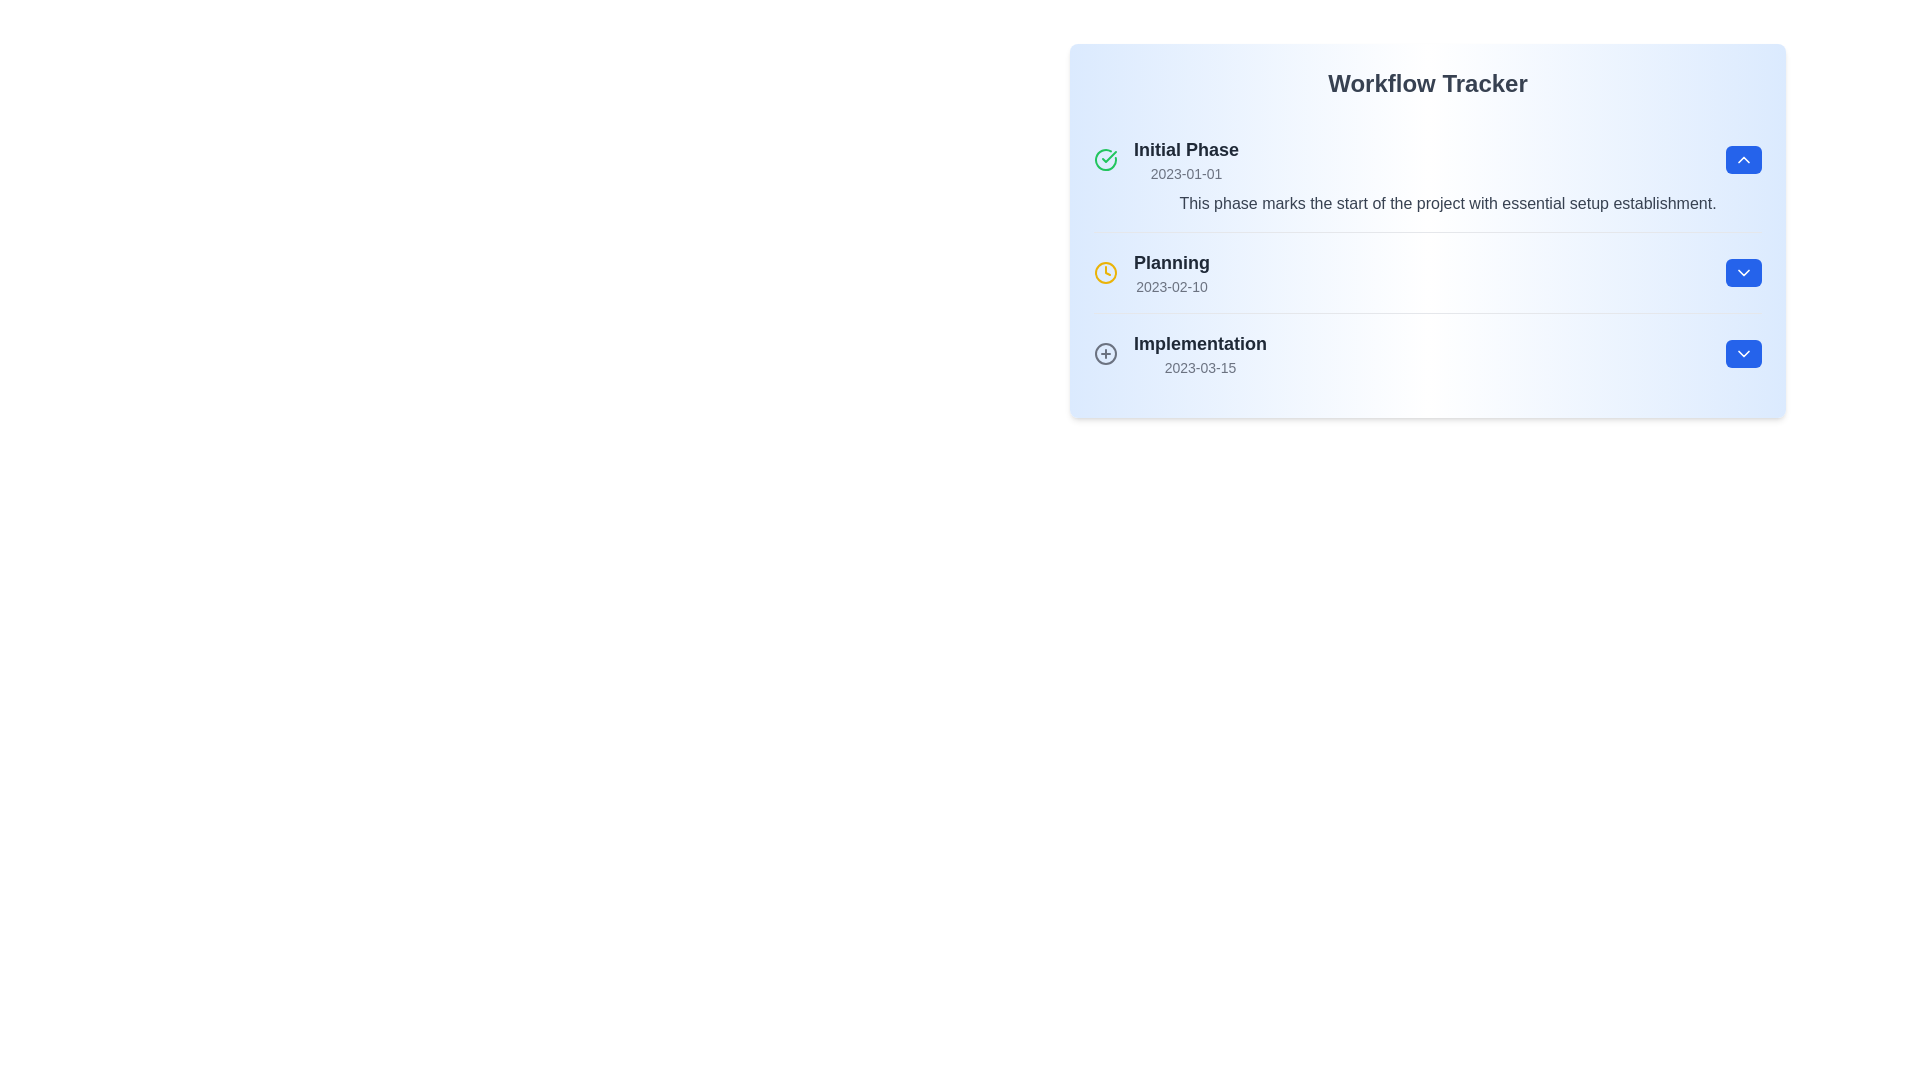 This screenshot has width=1920, height=1080. I want to click on the toggle button located in the top-right corner of the first row of the workflow tracker, so click(1742, 158).